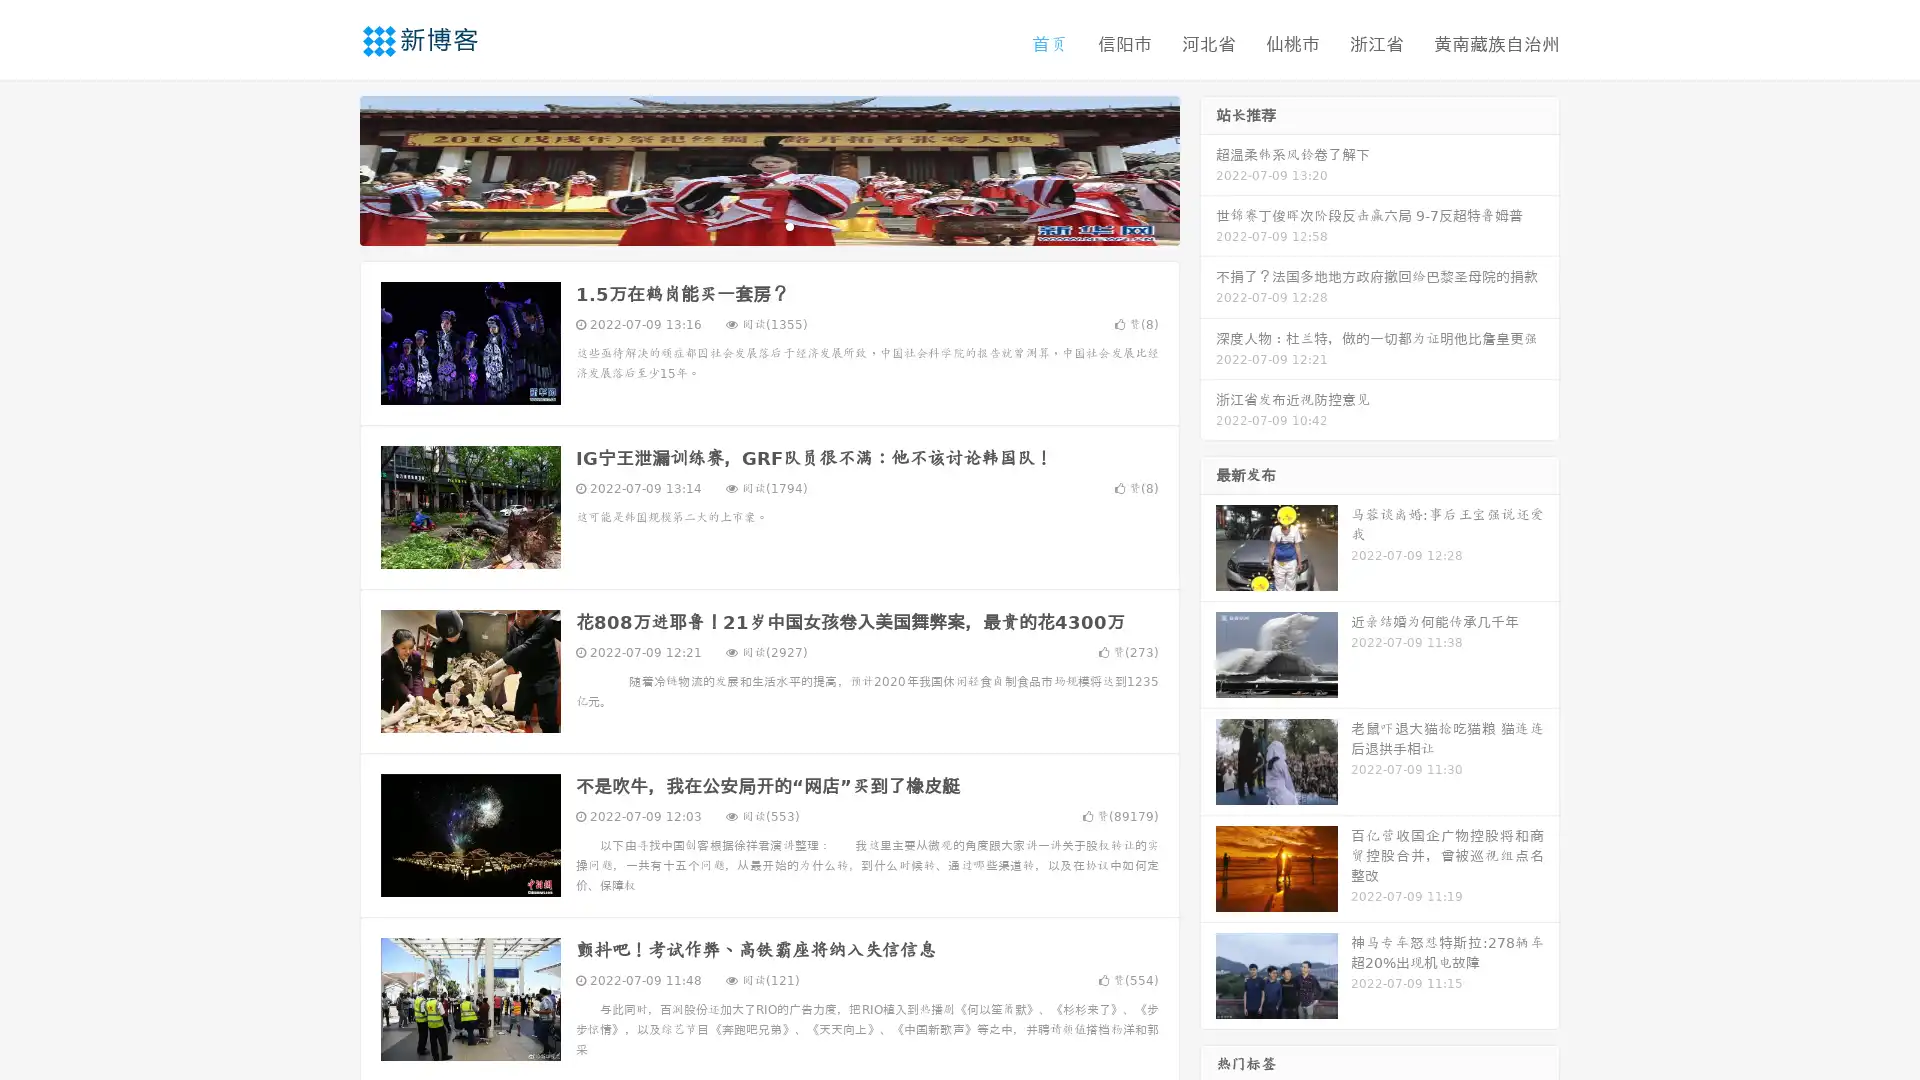  What do you see at coordinates (330, 168) in the screenshot?
I see `Previous slide` at bounding box center [330, 168].